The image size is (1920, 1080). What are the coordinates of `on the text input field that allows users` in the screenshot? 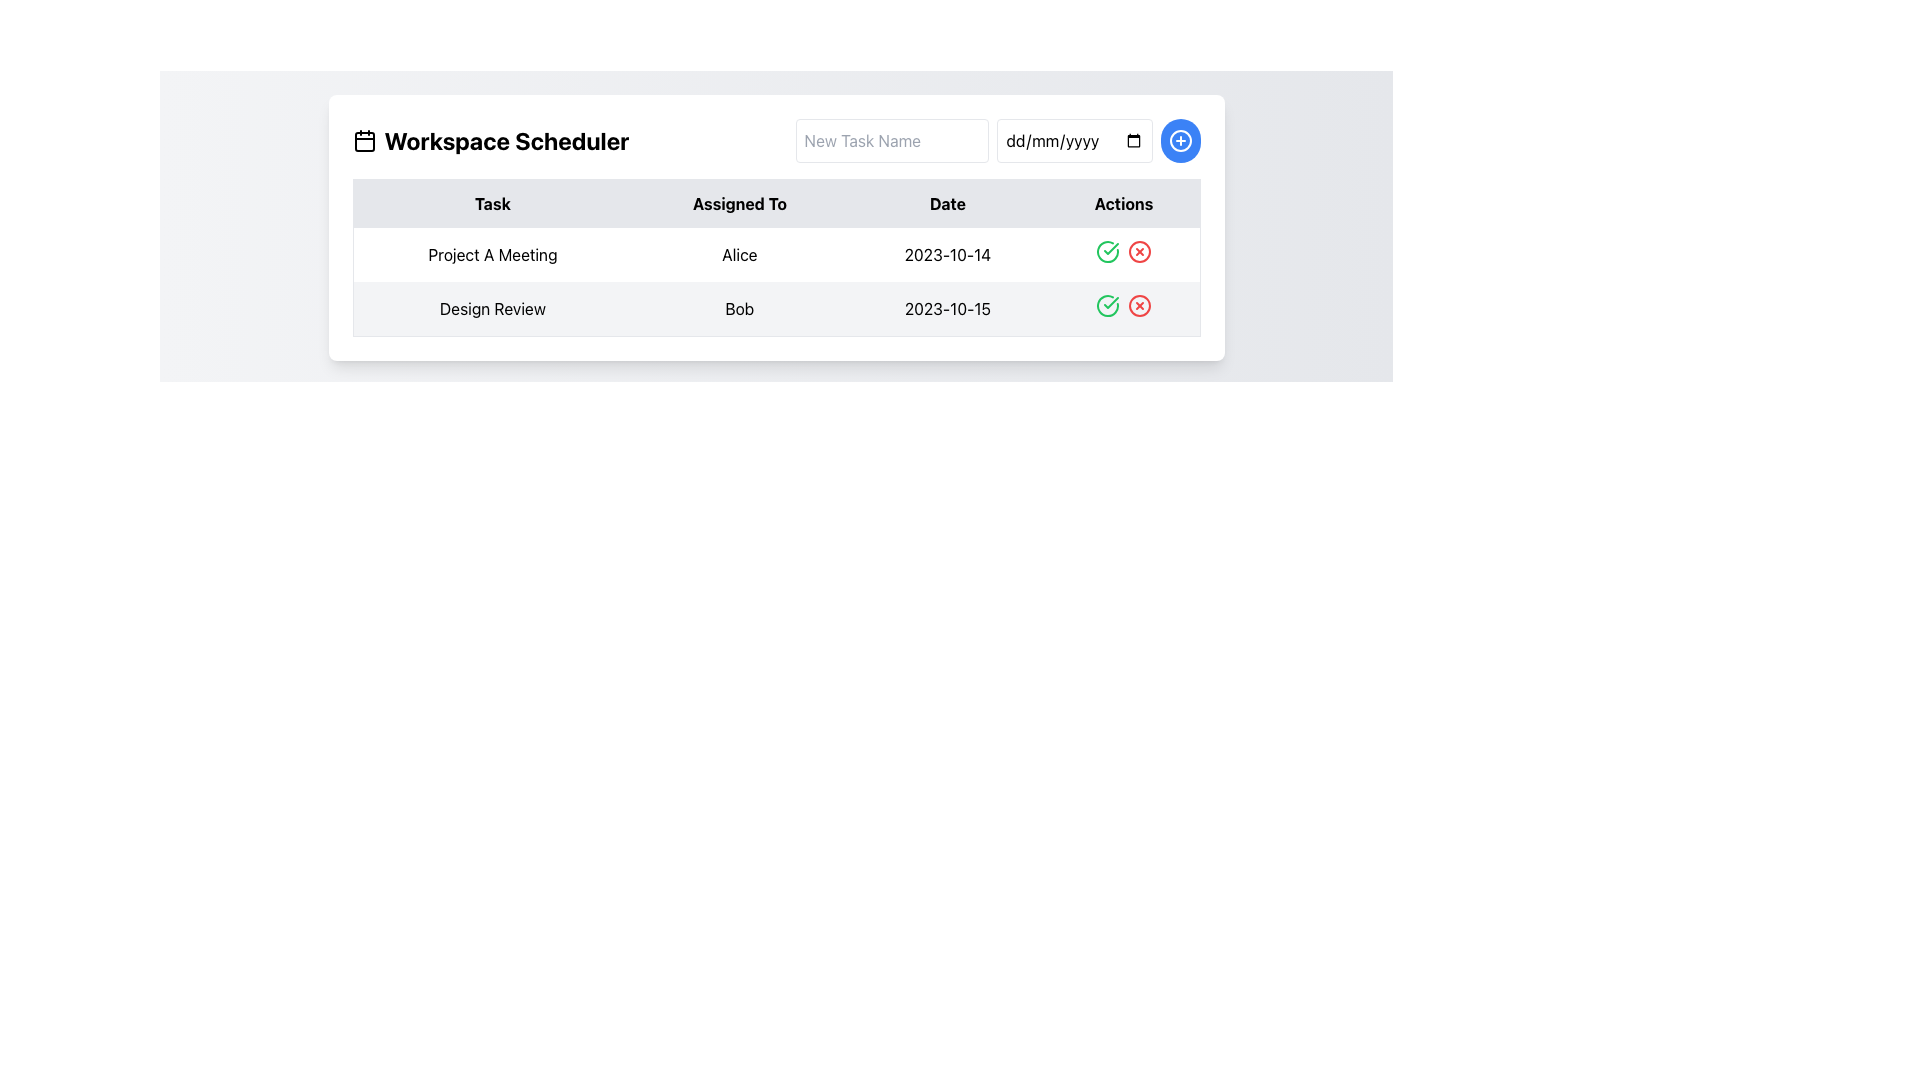 It's located at (891, 140).